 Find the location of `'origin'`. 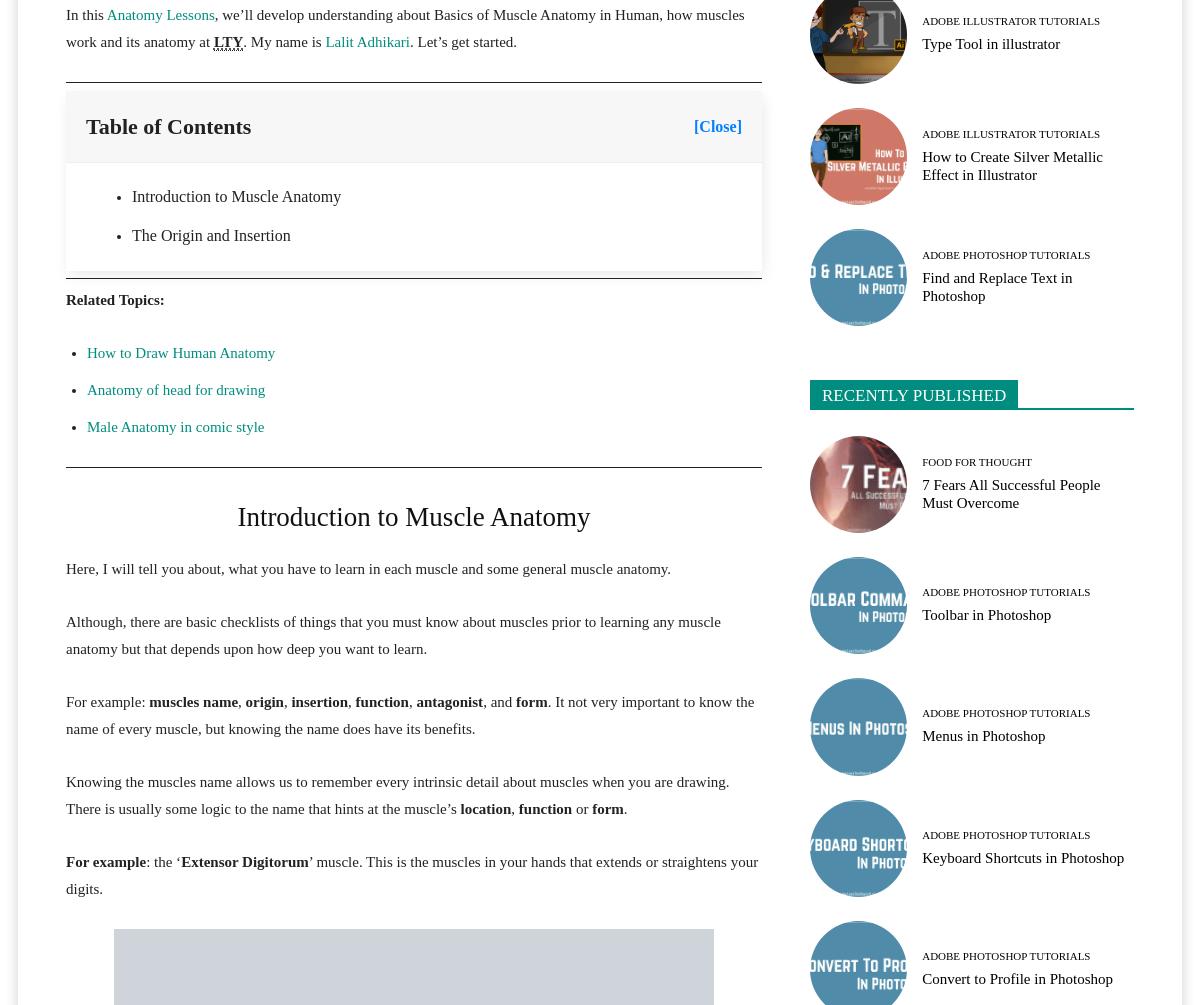

'origin' is located at coordinates (244, 700).